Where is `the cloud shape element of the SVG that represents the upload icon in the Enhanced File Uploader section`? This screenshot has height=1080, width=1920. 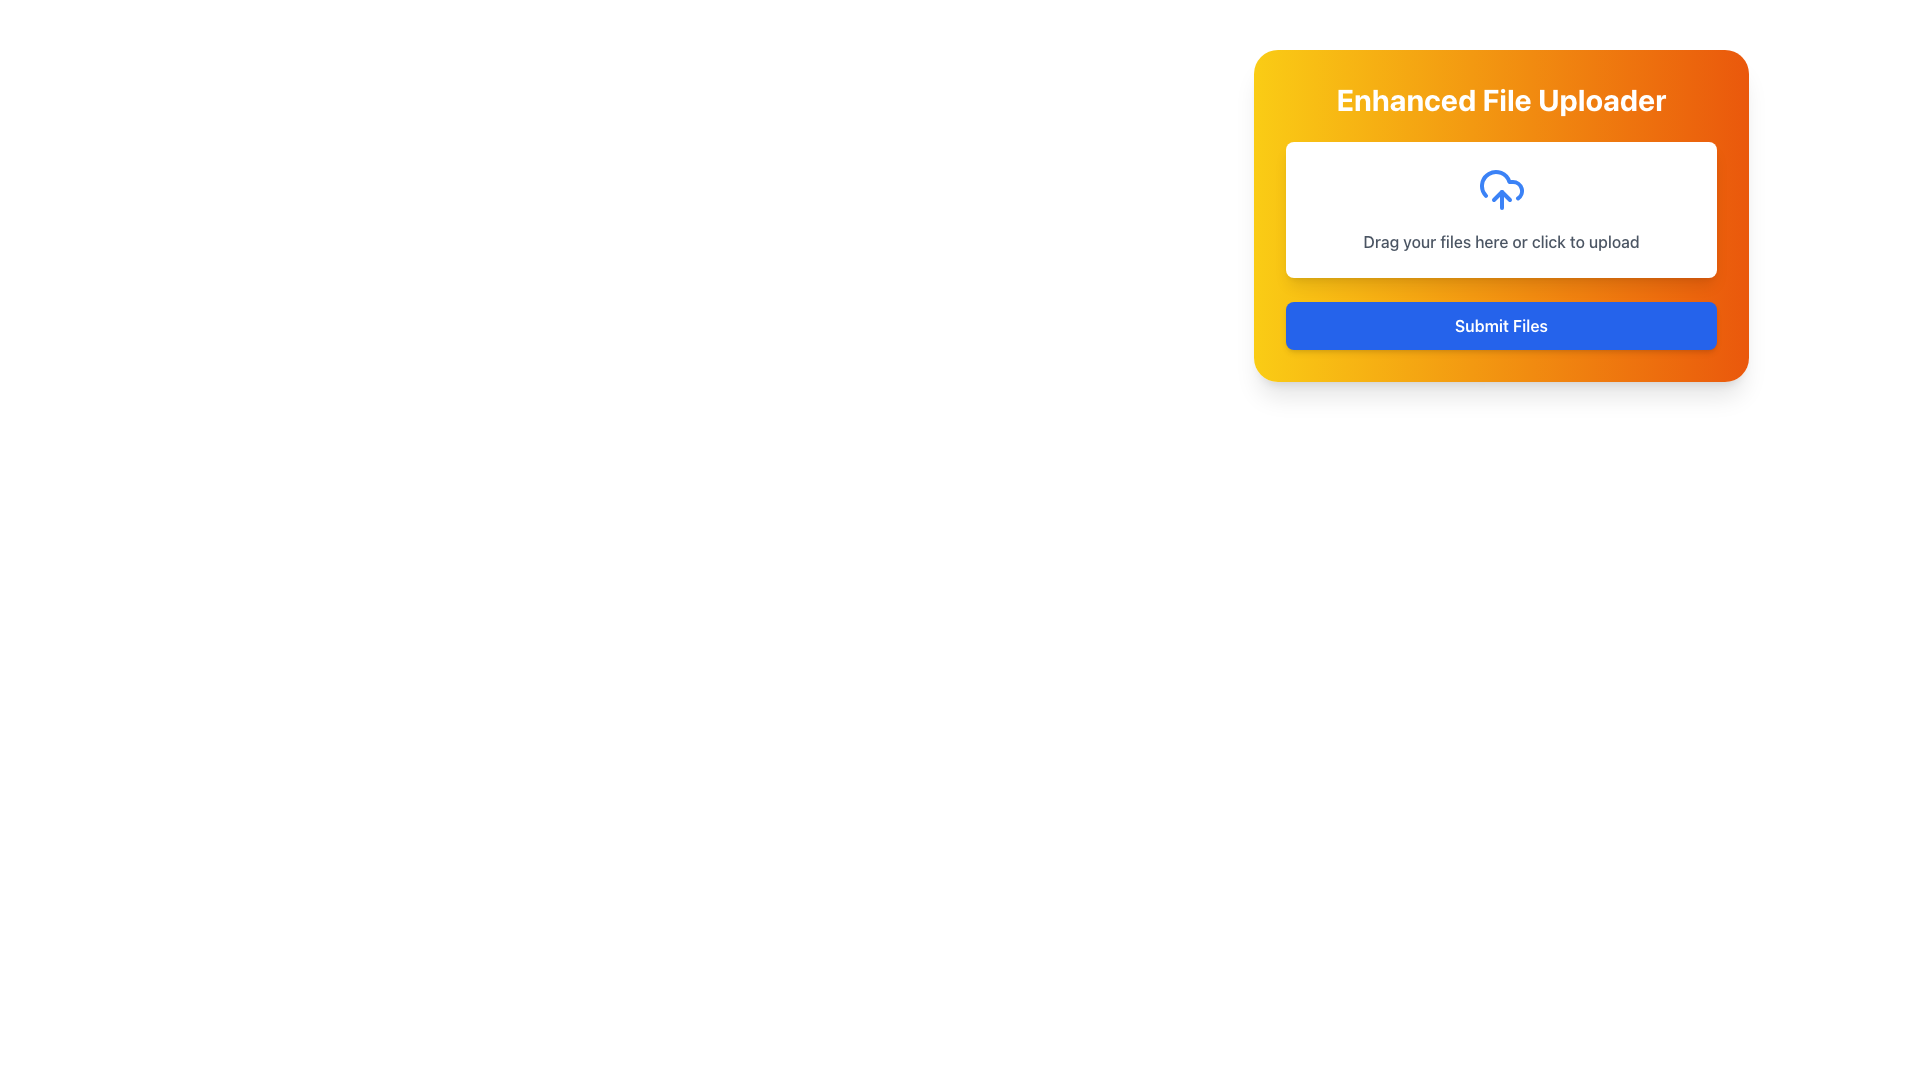
the cloud shape element of the SVG that represents the upload icon in the Enhanced File Uploader section is located at coordinates (1501, 185).